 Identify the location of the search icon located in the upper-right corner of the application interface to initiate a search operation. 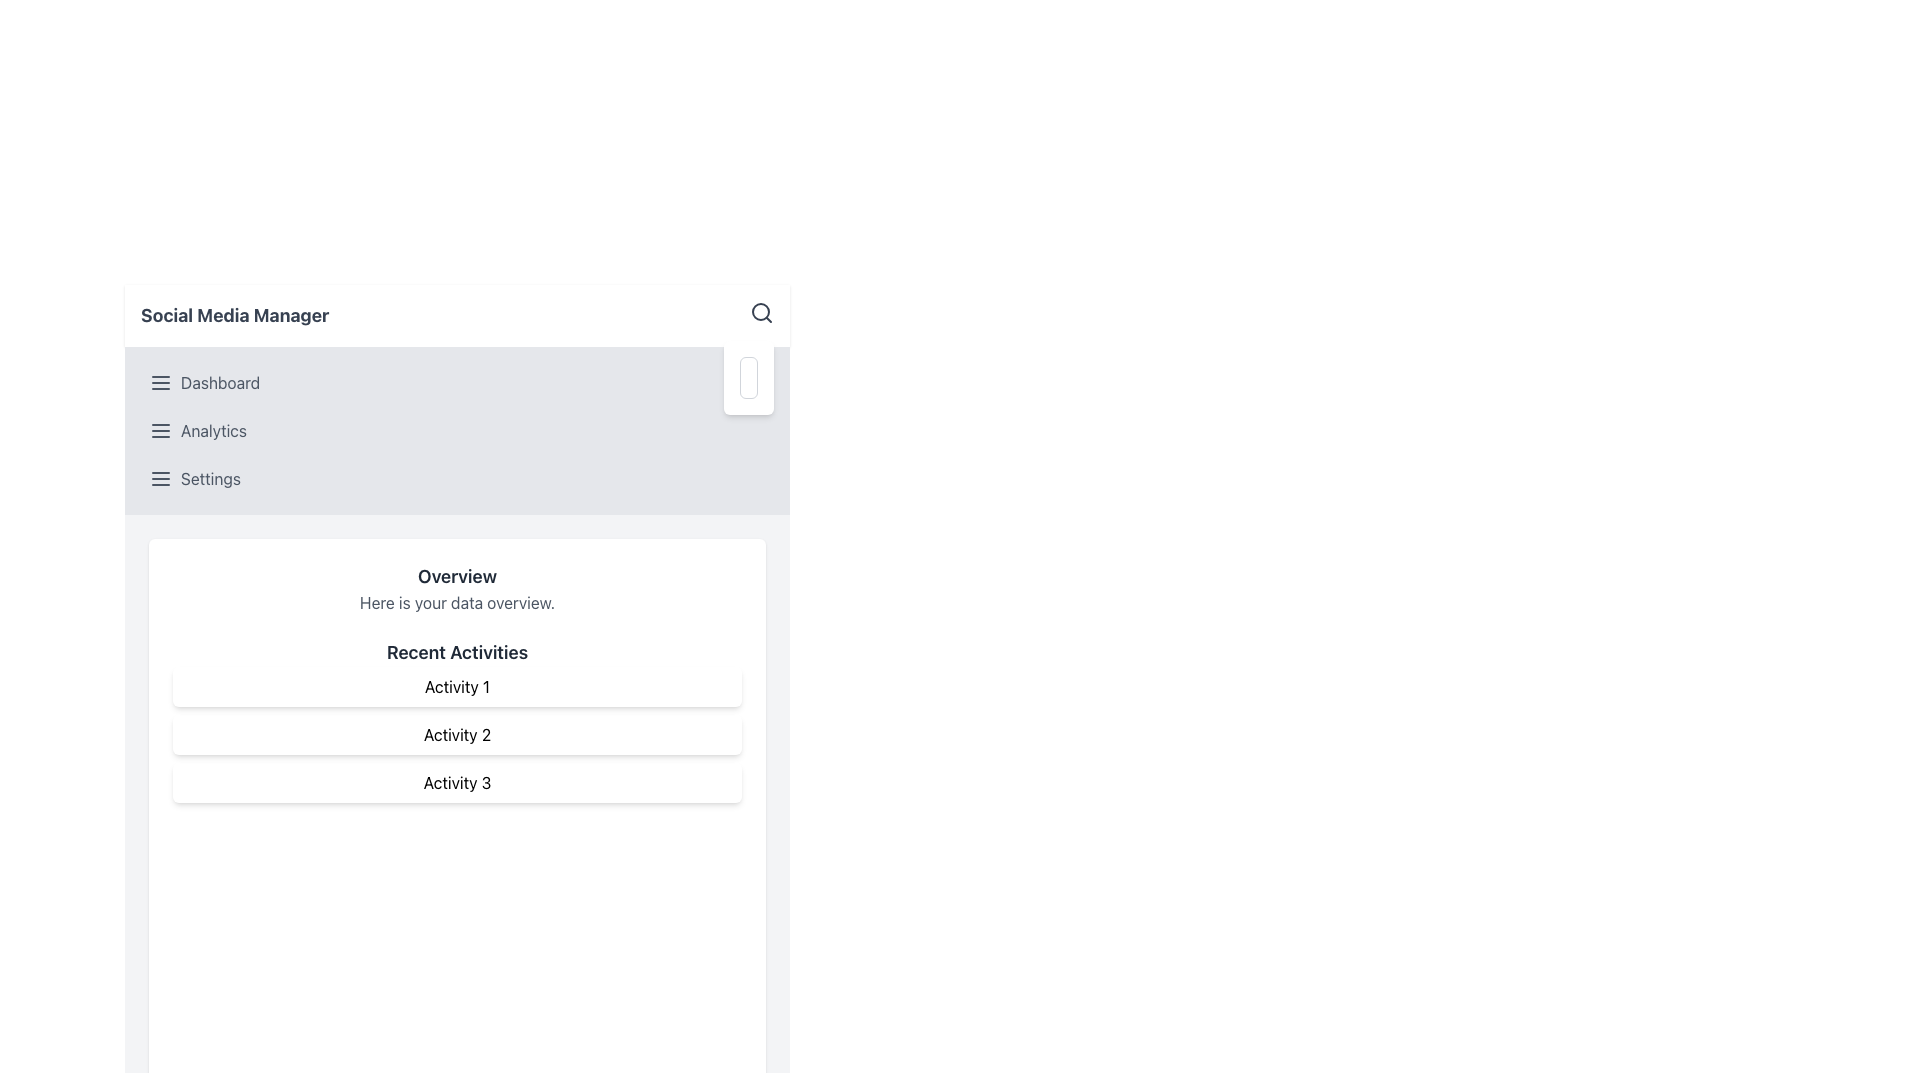
(761, 312).